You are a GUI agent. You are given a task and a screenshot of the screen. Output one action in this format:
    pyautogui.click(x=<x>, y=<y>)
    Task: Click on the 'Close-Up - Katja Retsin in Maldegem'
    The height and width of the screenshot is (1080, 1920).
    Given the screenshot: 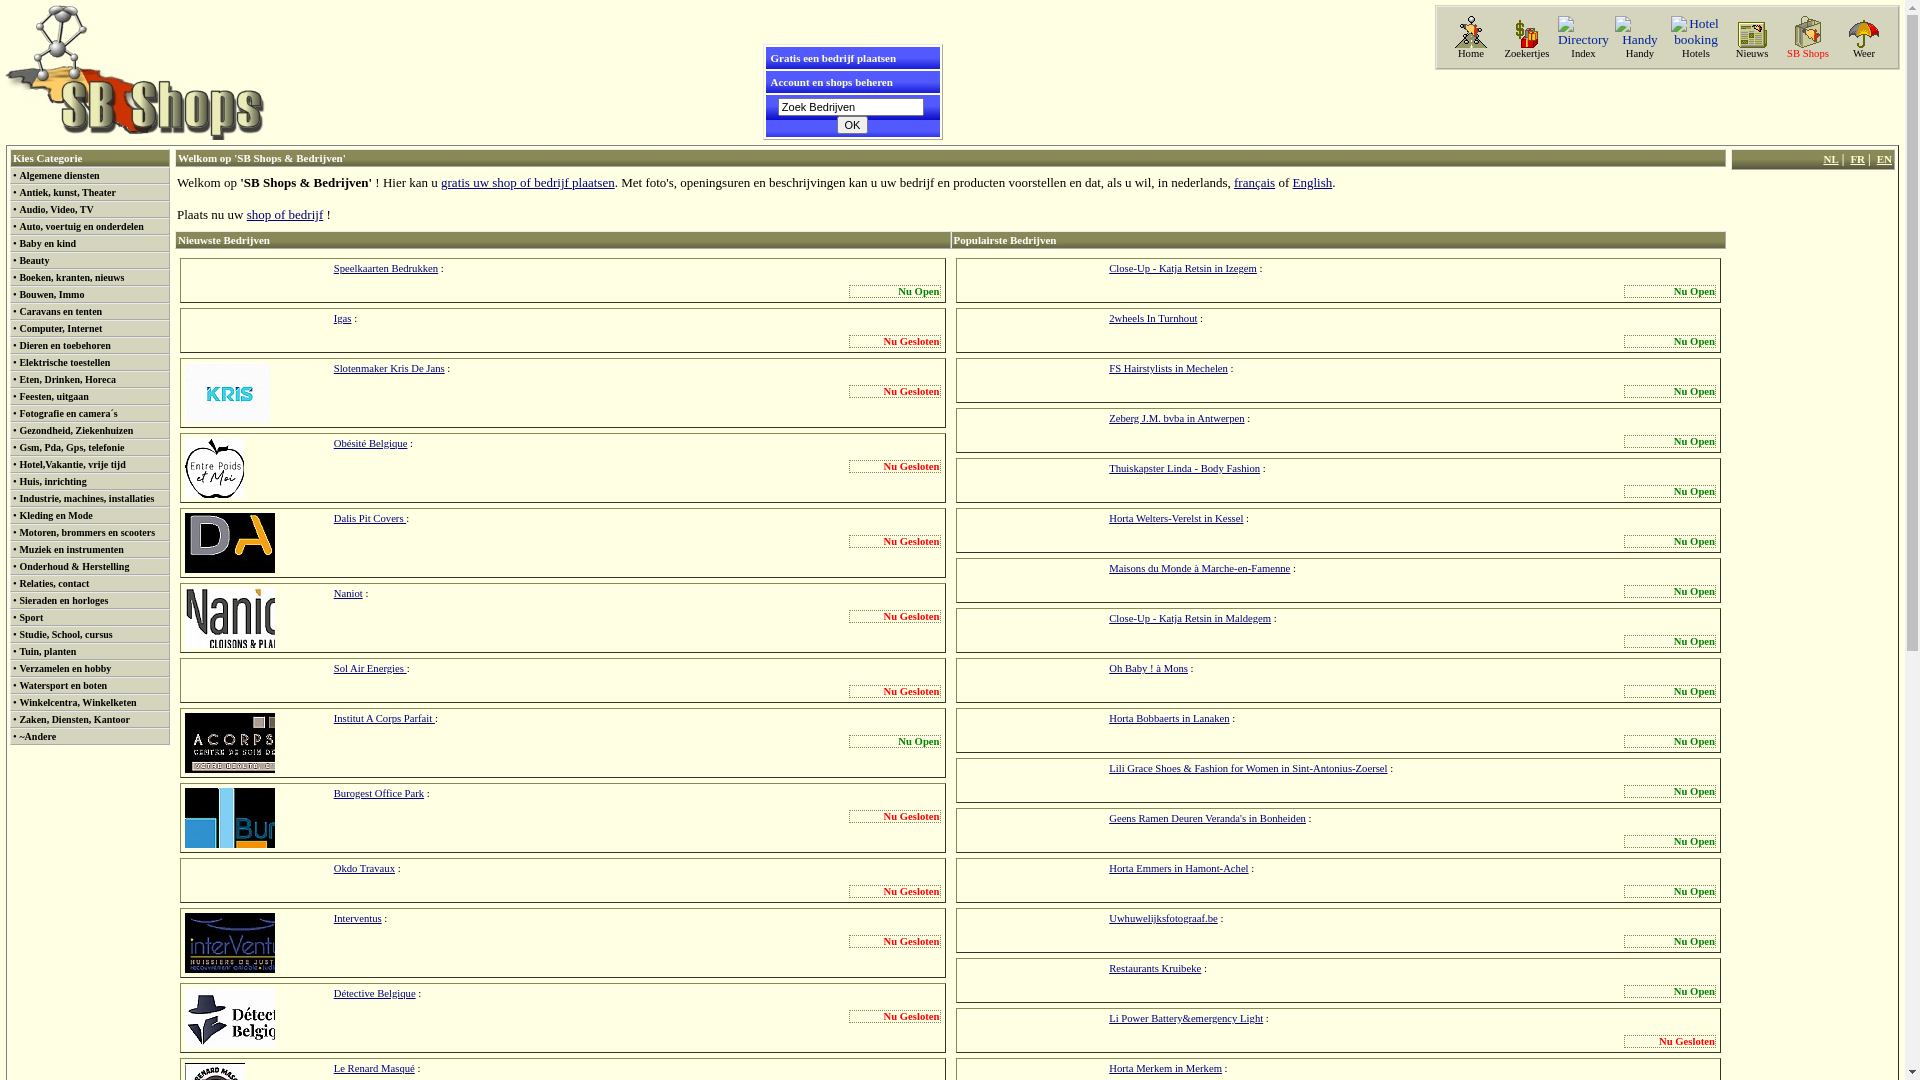 What is the action you would take?
    pyautogui.click(x=1190, y=617)
    